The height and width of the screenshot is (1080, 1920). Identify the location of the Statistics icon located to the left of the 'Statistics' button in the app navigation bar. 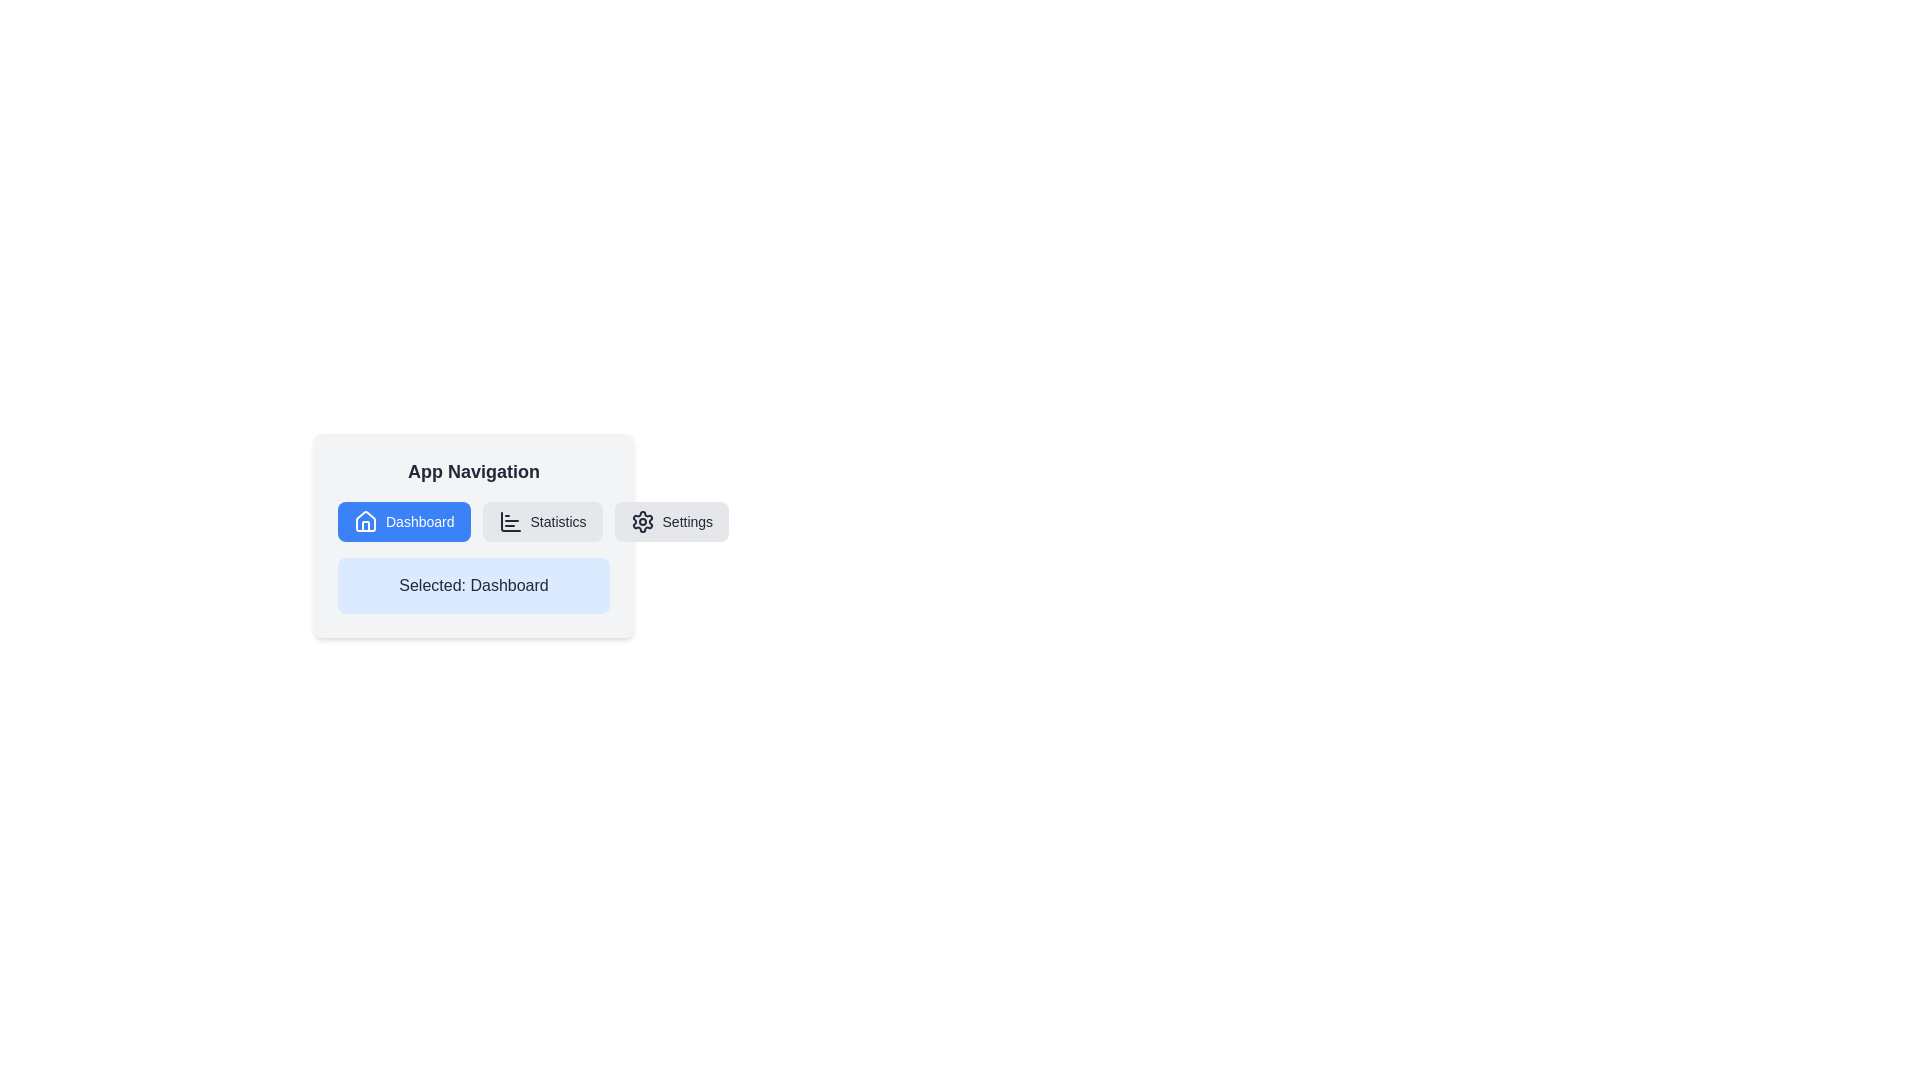
(510, 520).